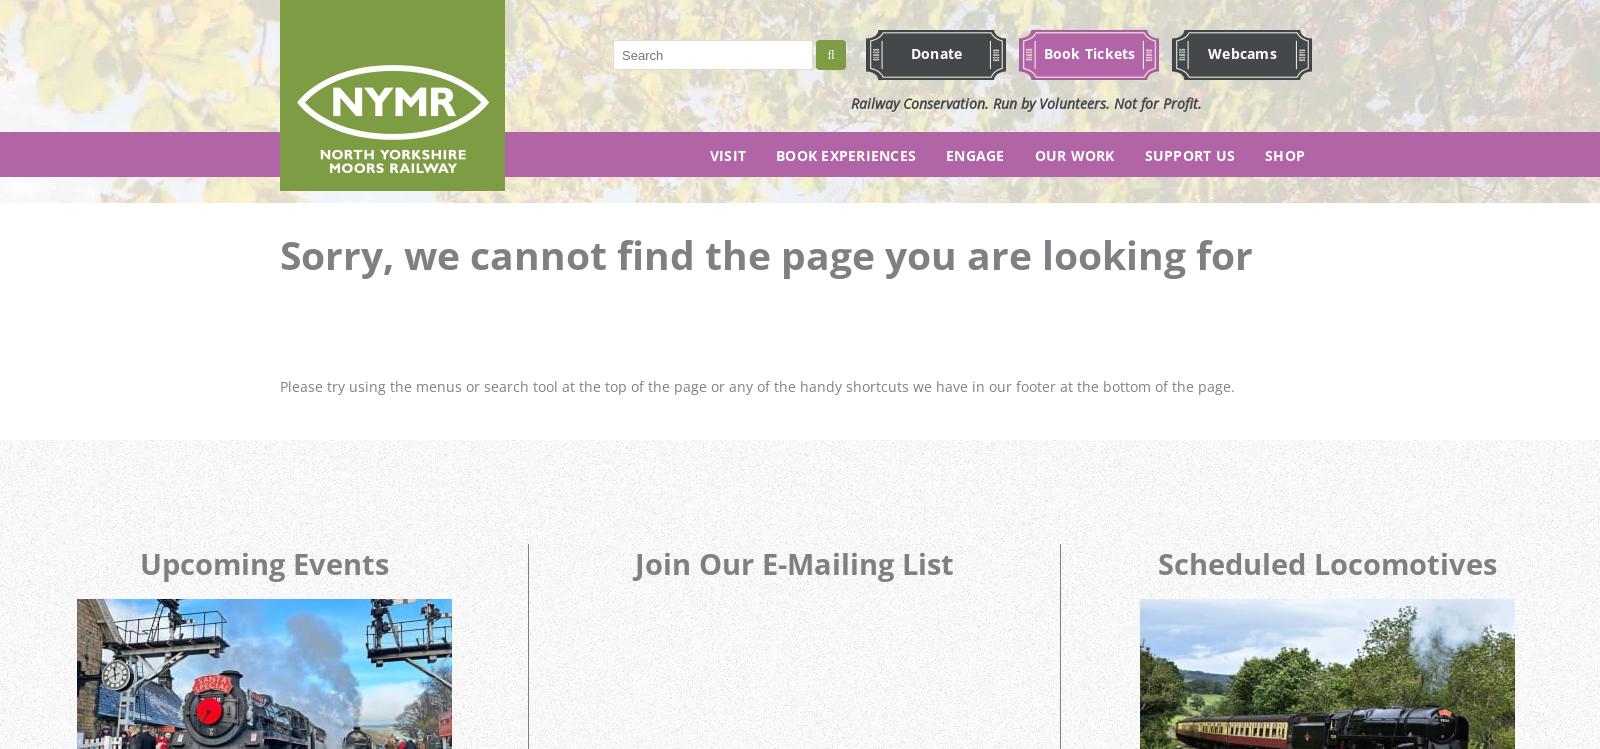  Describe the element at coordinates (1240, 53) in the screenshot. I see `'Webcams'` at that location.